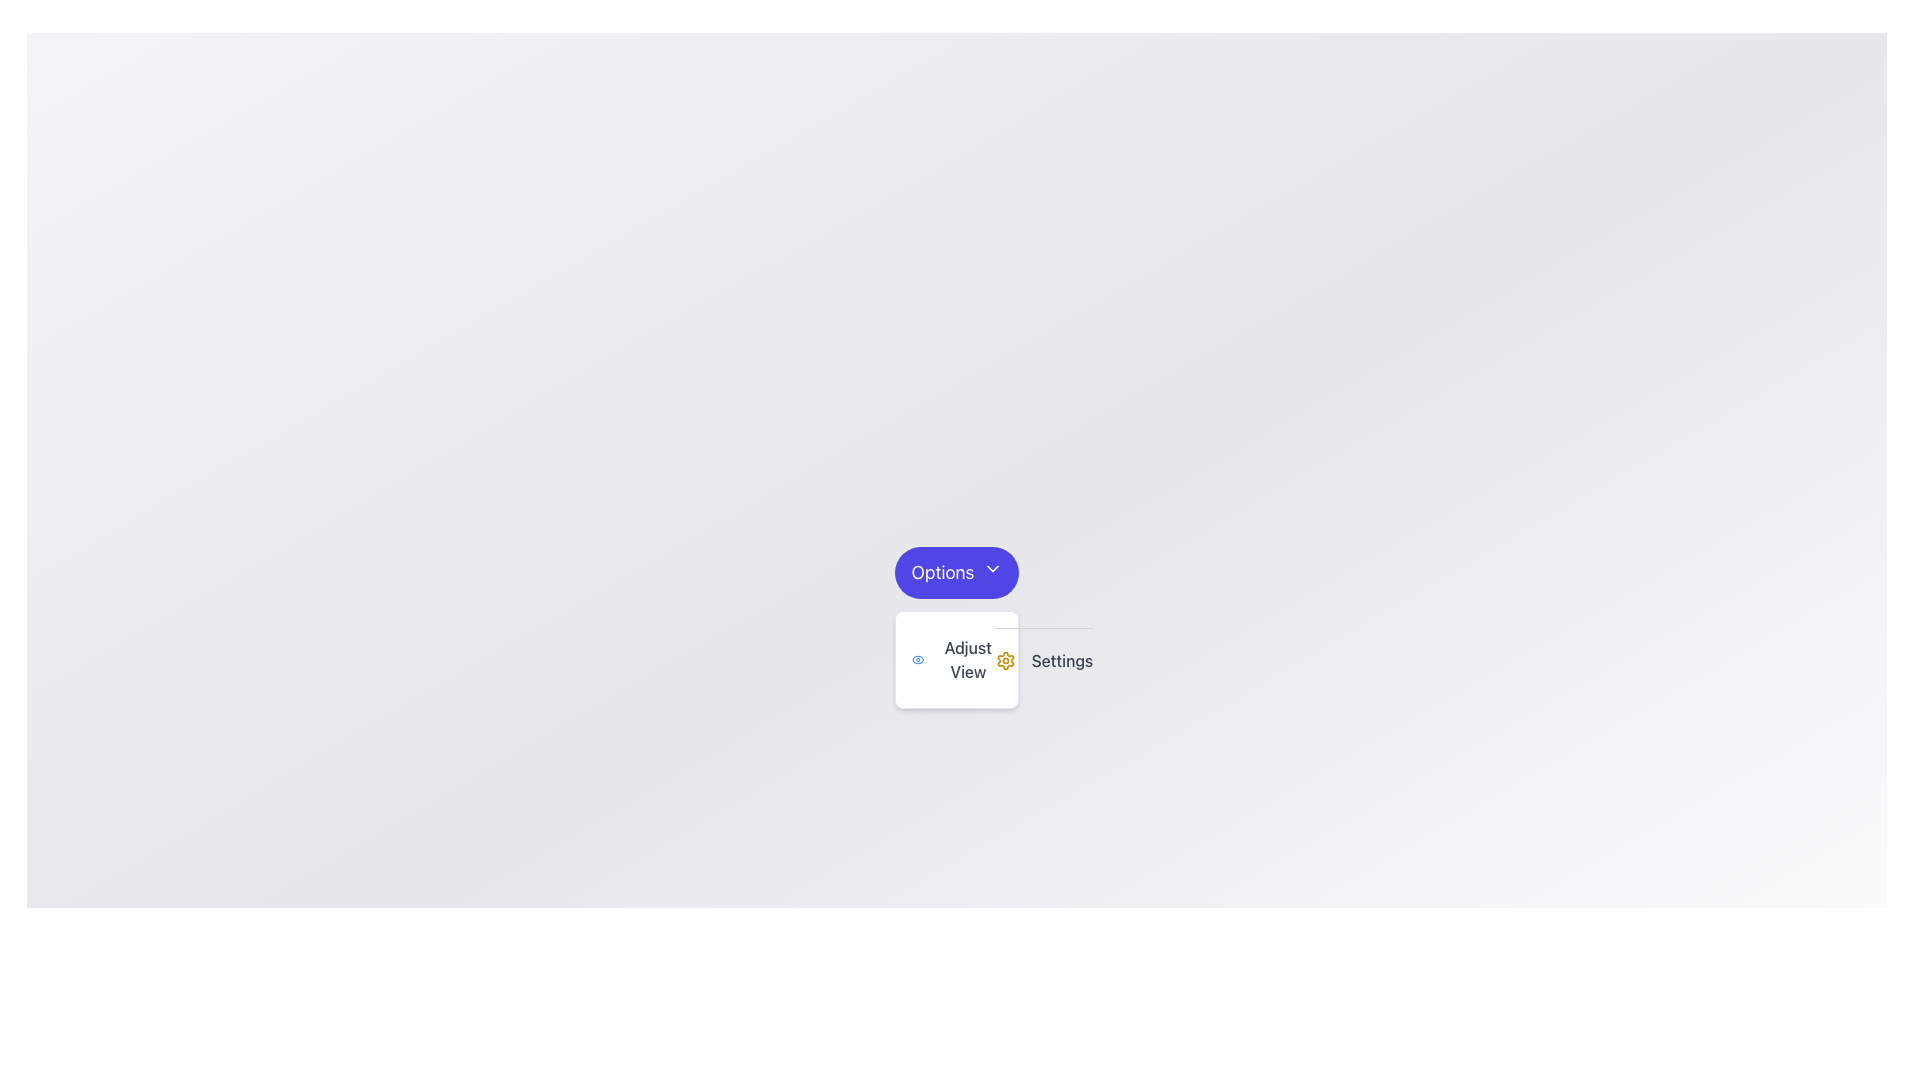  Describe the element at coordinates (1061, 660) in the screenshot. I see `the 'Settings' text label located in the dropdown menu beneath the 'Options' button` at that location.